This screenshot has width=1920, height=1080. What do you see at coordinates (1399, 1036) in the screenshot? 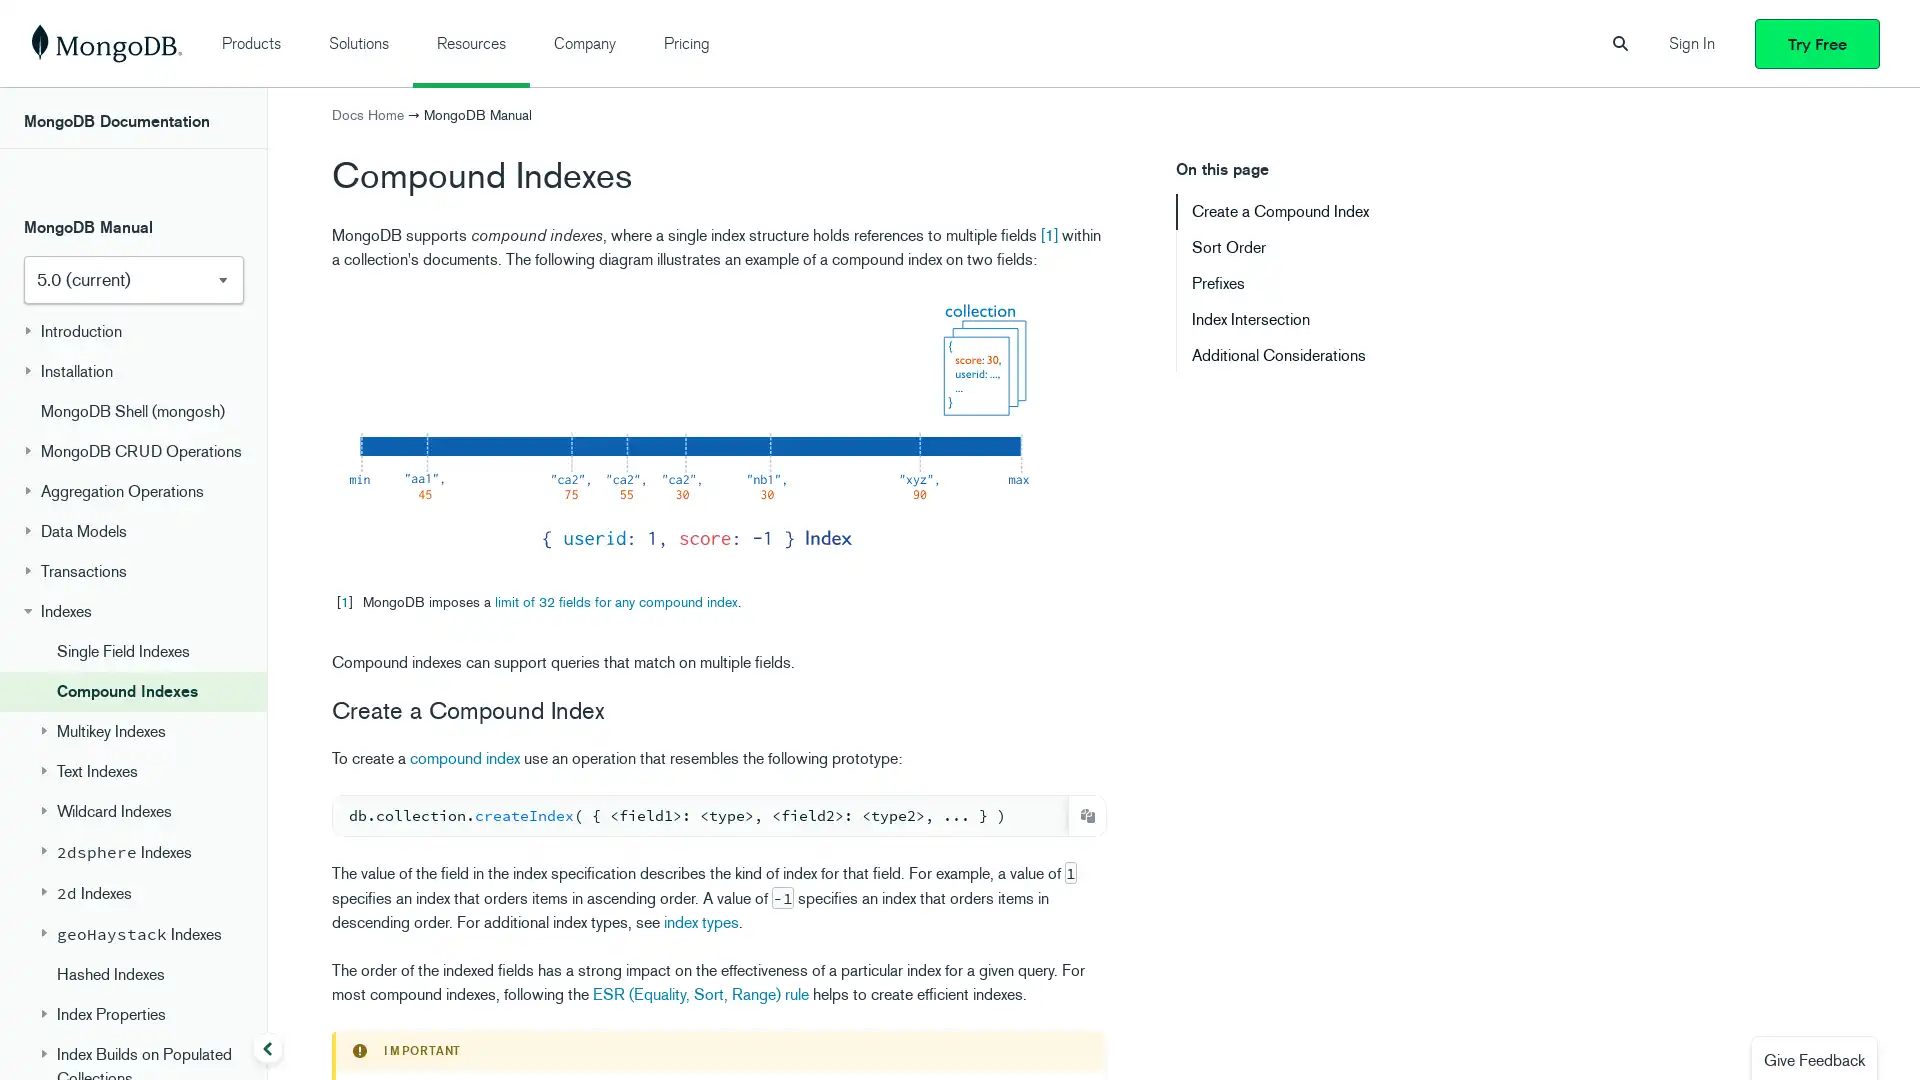
I see `Manage Cookies` at bounding box center [1399, 1036].